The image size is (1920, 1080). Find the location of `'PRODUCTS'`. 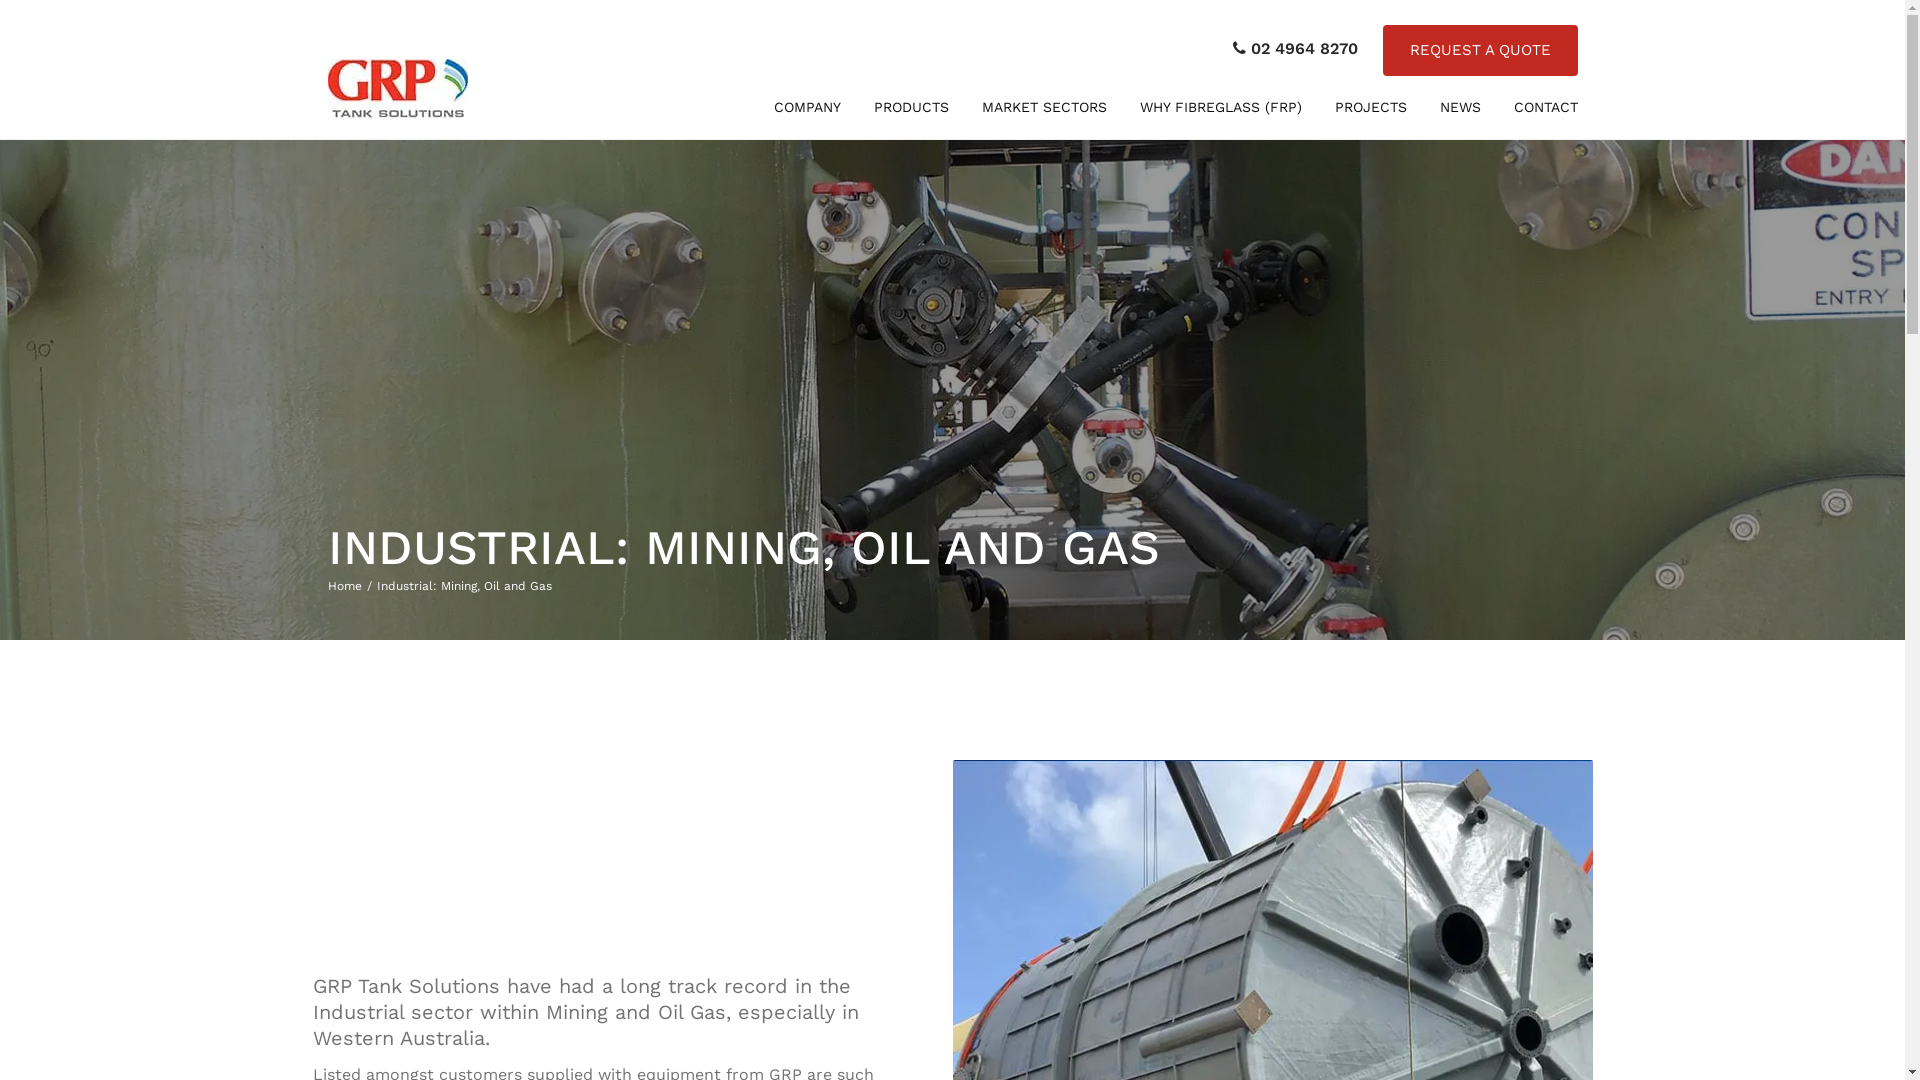

'PRODUCTS' is located at coordinates (864, 107).